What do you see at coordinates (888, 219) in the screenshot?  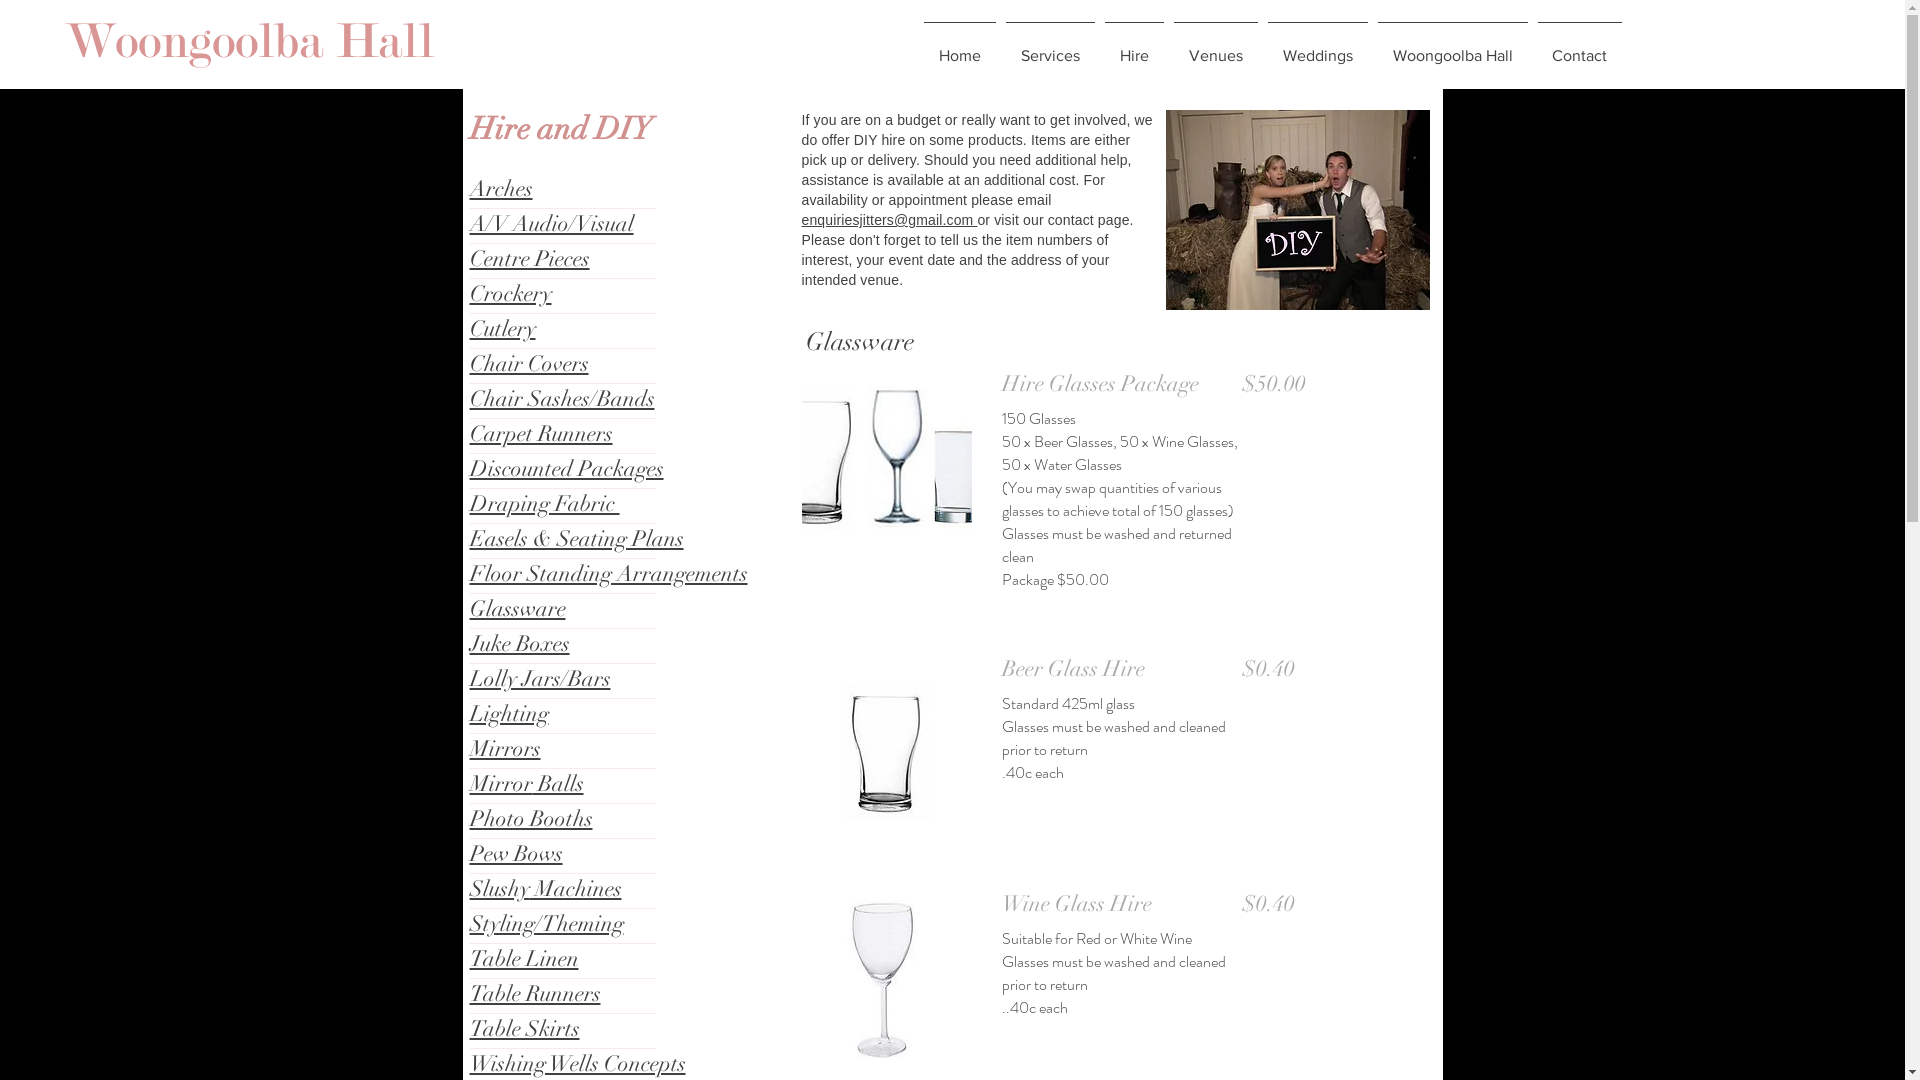 I see `'enquiriesjitters@gmail.com '` at bounding box center [888, 219].